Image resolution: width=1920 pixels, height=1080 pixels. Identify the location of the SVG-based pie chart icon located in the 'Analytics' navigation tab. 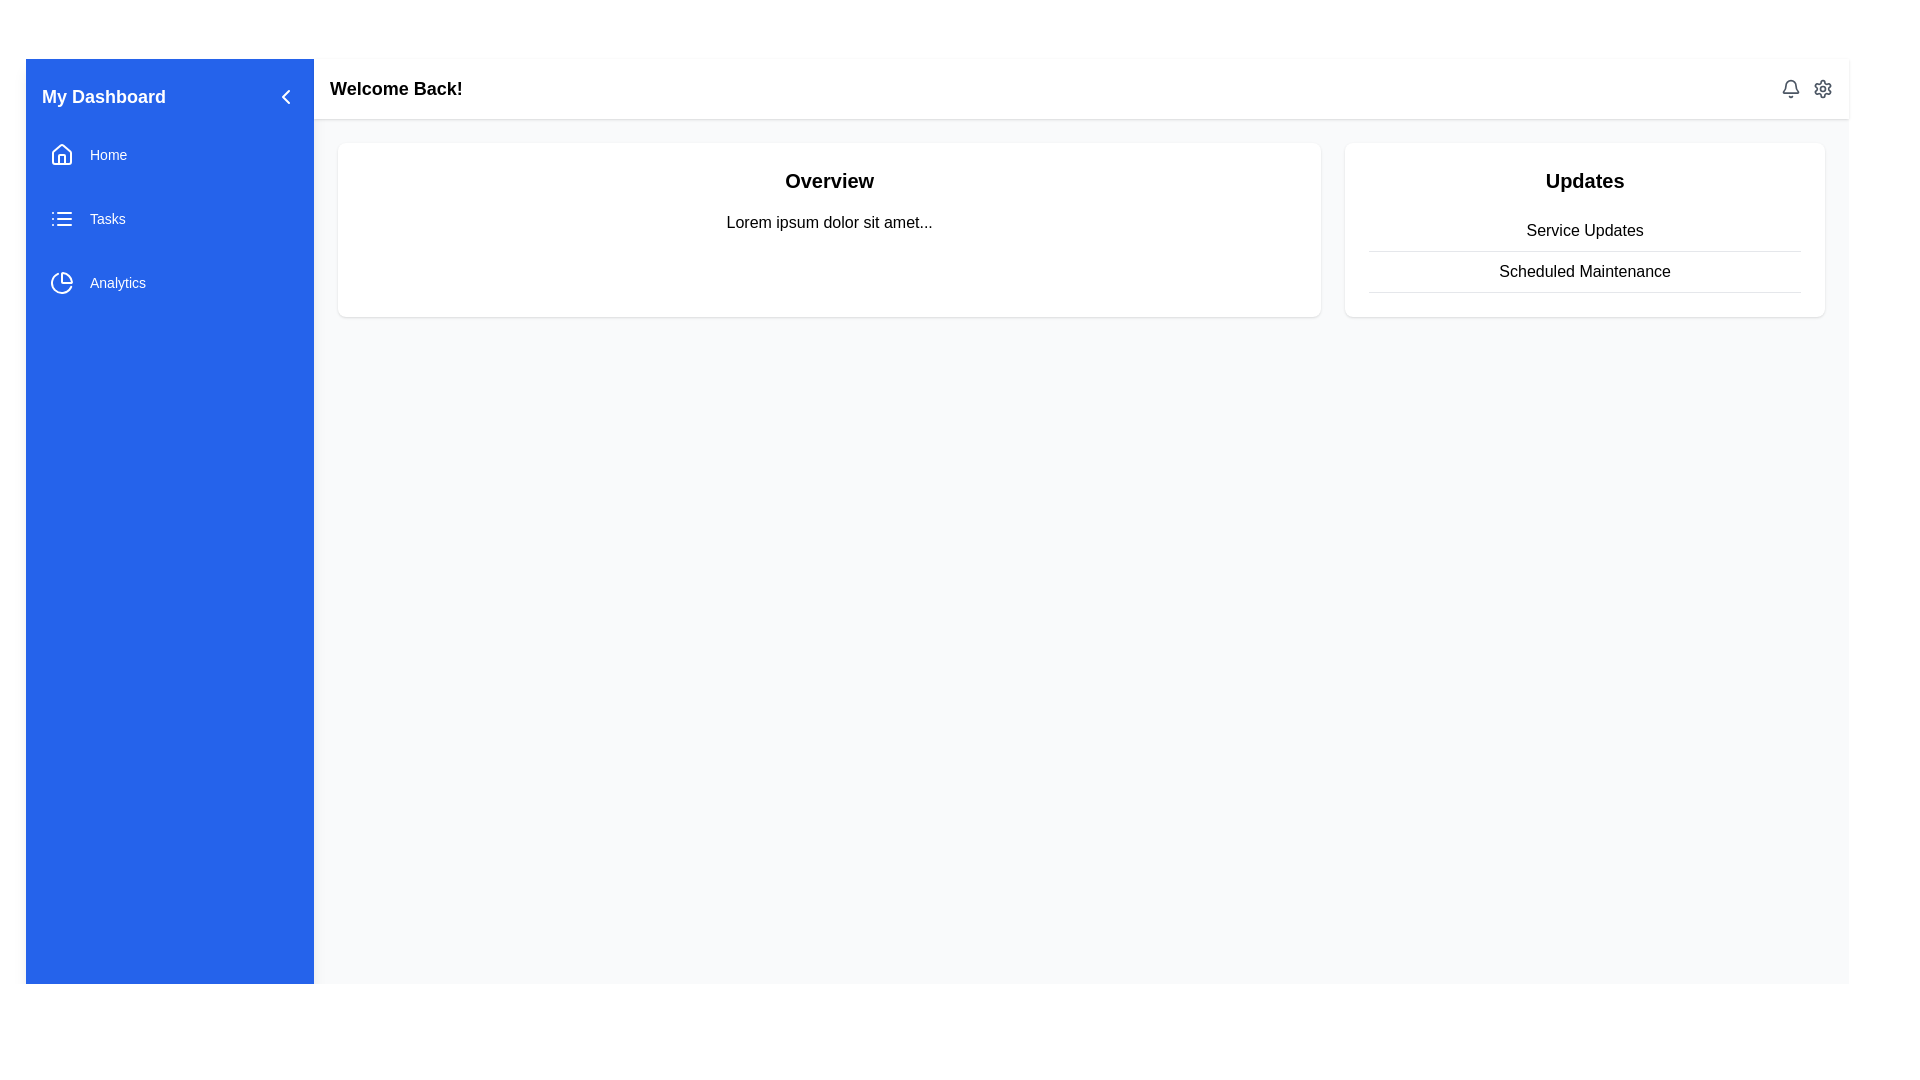
(62, 282).